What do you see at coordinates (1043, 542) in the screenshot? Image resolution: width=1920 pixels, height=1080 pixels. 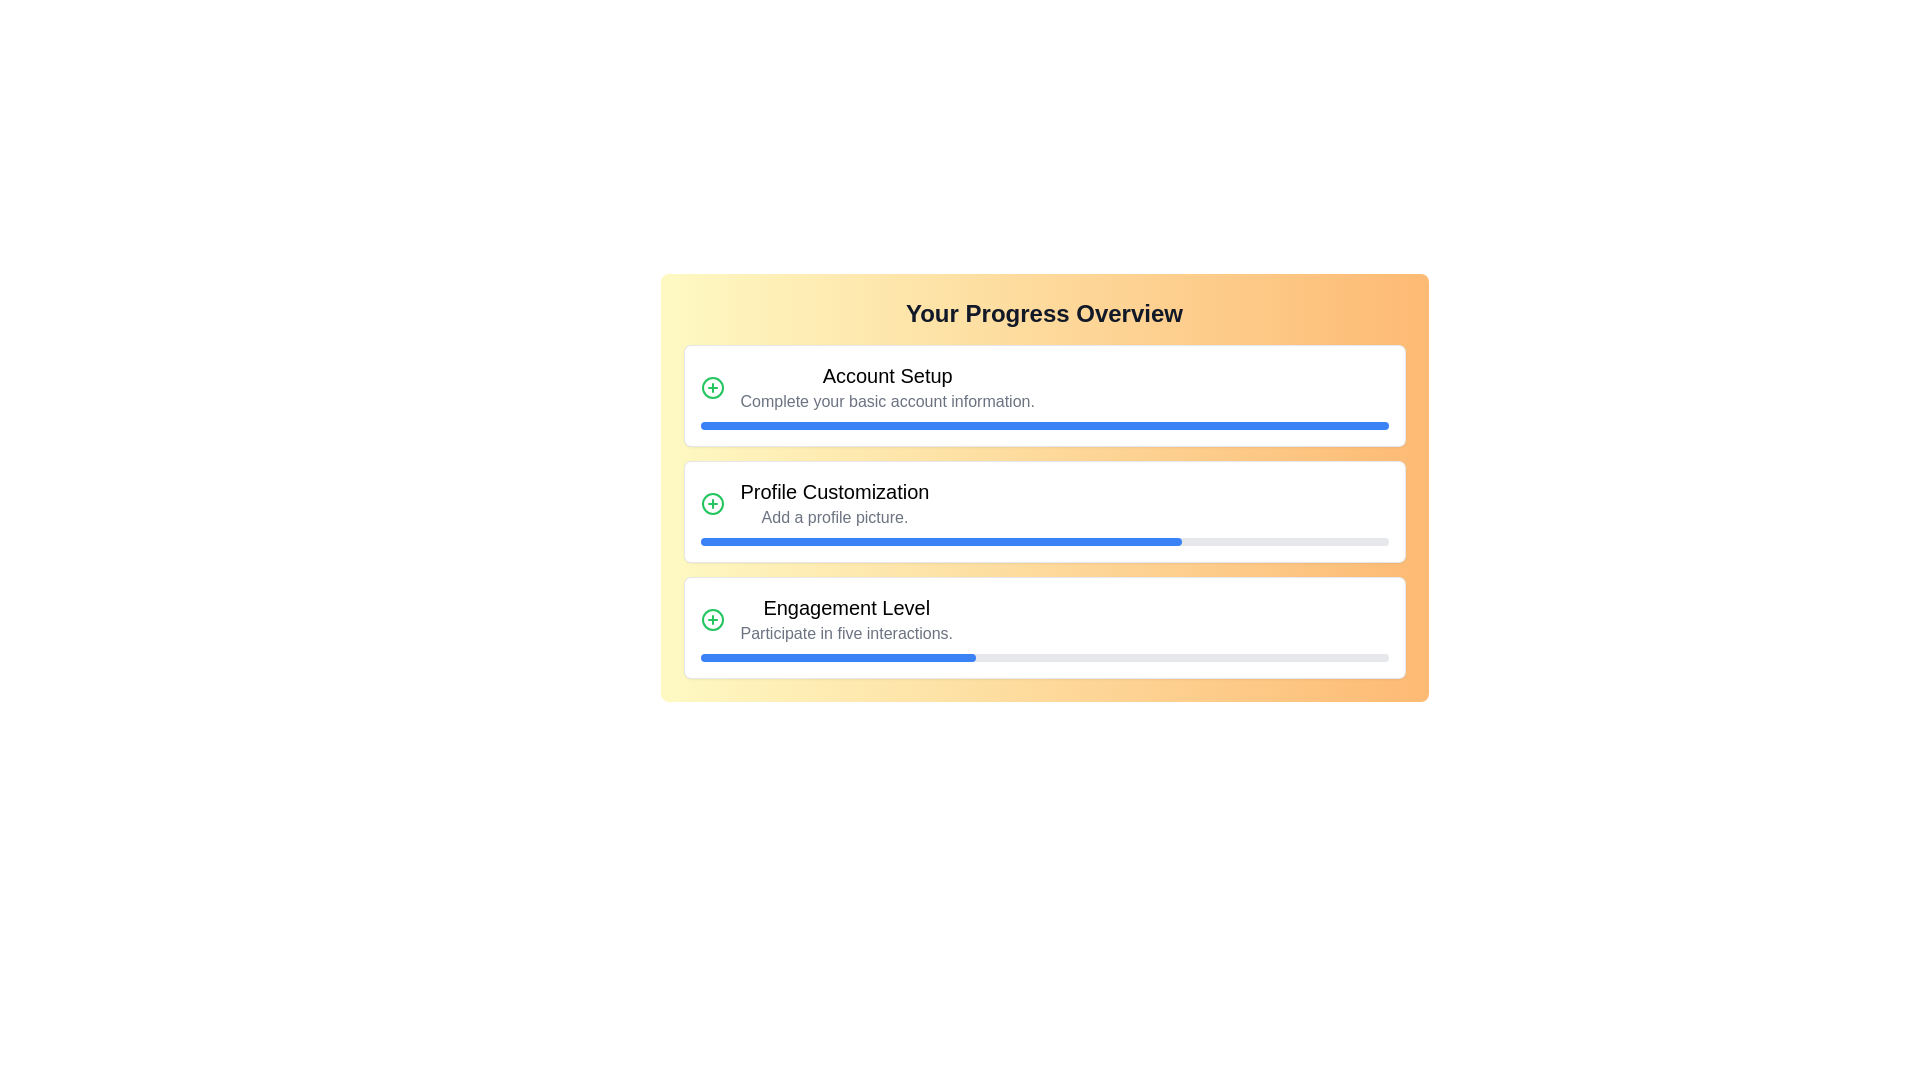 I see `the horizontal progress bar located at the bottom of the 'Profile Customization' card, beneath the text 'Add a profile picture,' which indicates 70% completion` at bounding box center [1043, 542].